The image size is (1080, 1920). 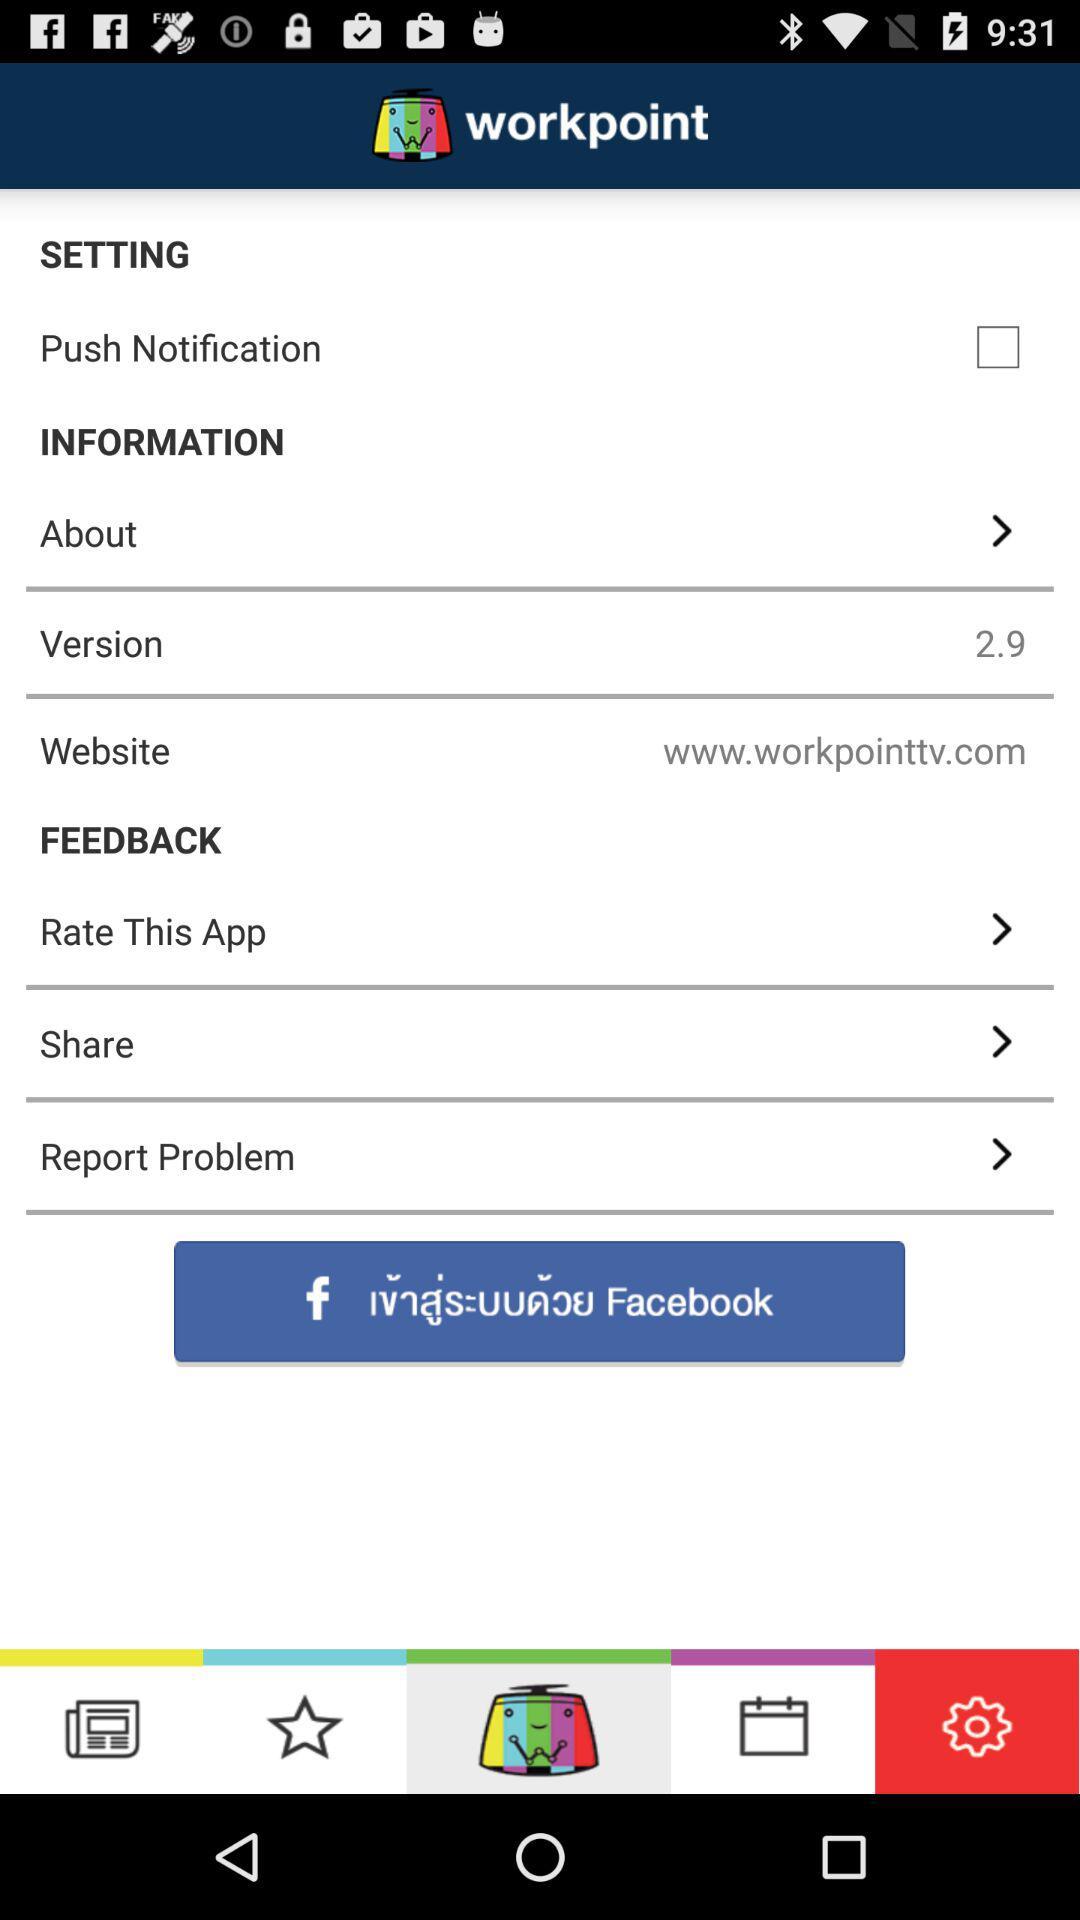 What do you see at coordinates (537, 1720) in the screenshot?
I see `application home screen` at bounding box center [537, 1720].